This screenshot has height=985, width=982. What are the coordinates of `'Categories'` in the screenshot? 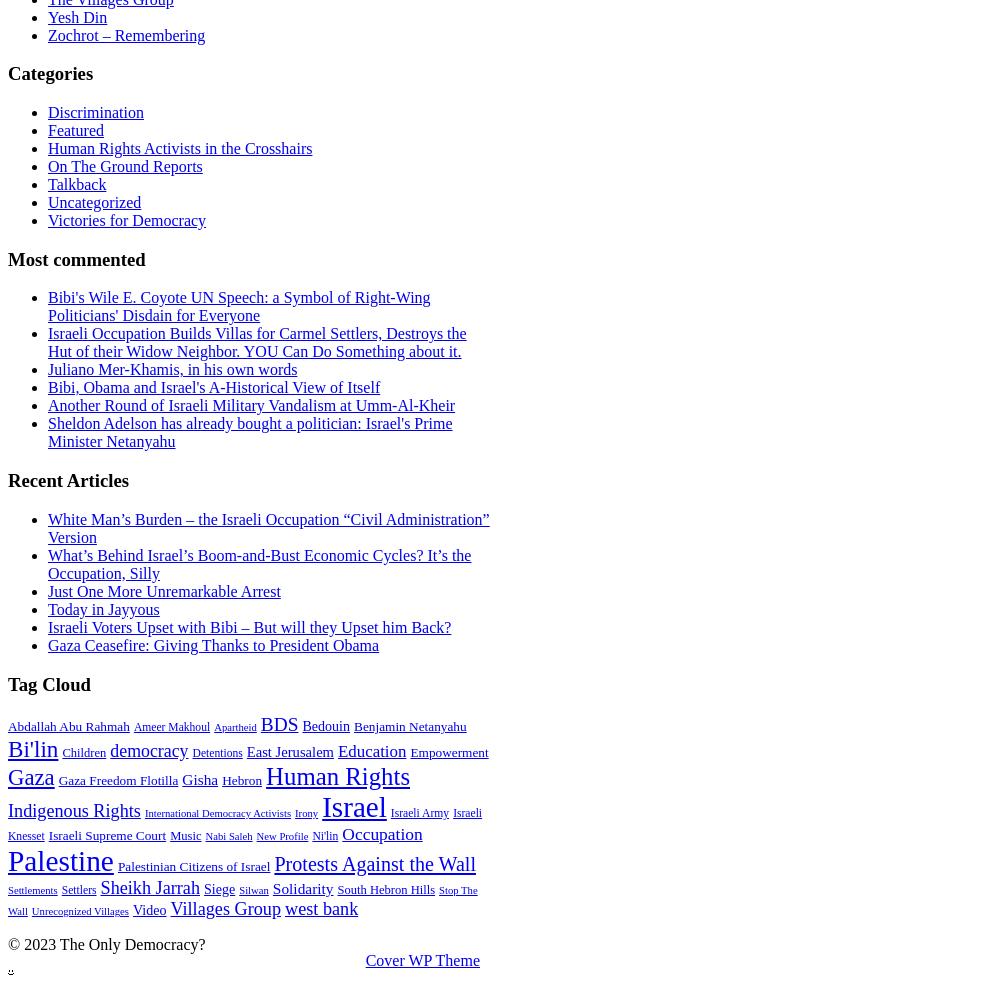 It's located at (6, 72).